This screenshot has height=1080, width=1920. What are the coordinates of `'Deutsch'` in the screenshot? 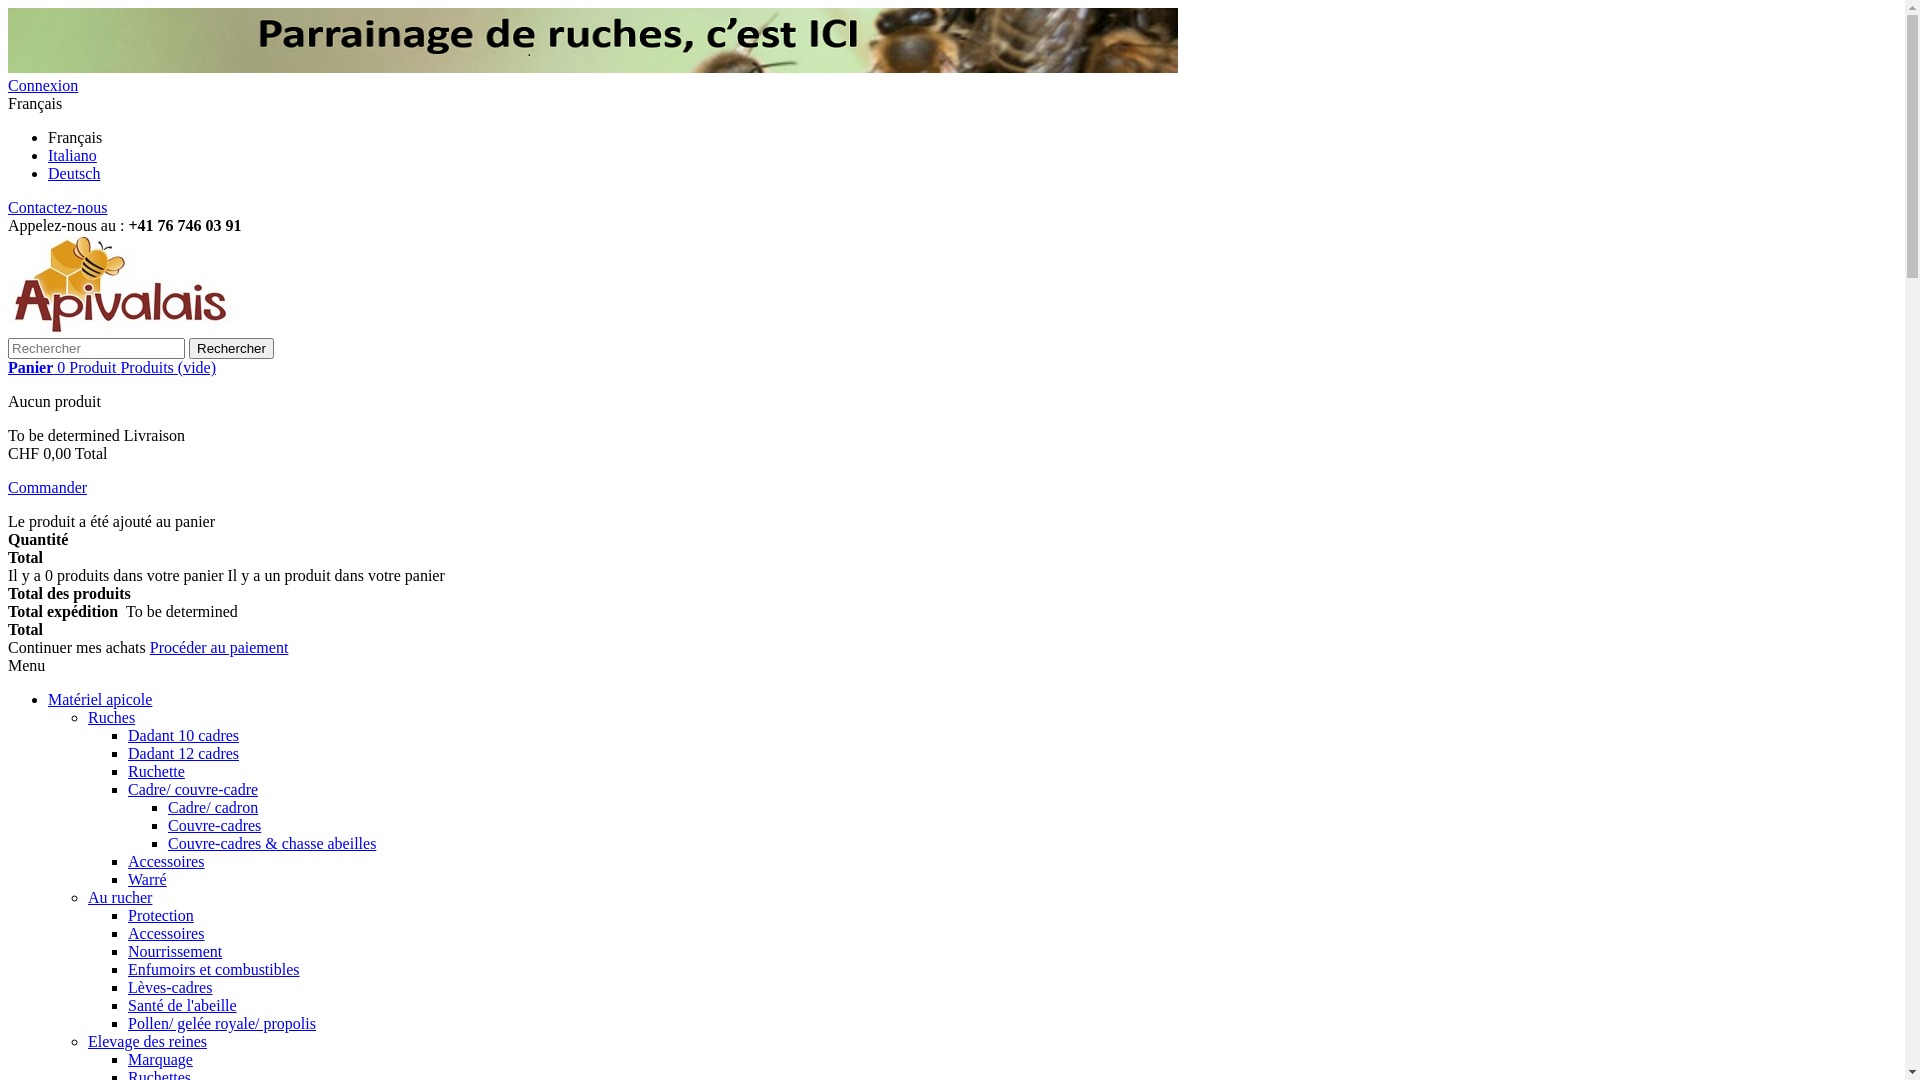 It's located at (48, 172).